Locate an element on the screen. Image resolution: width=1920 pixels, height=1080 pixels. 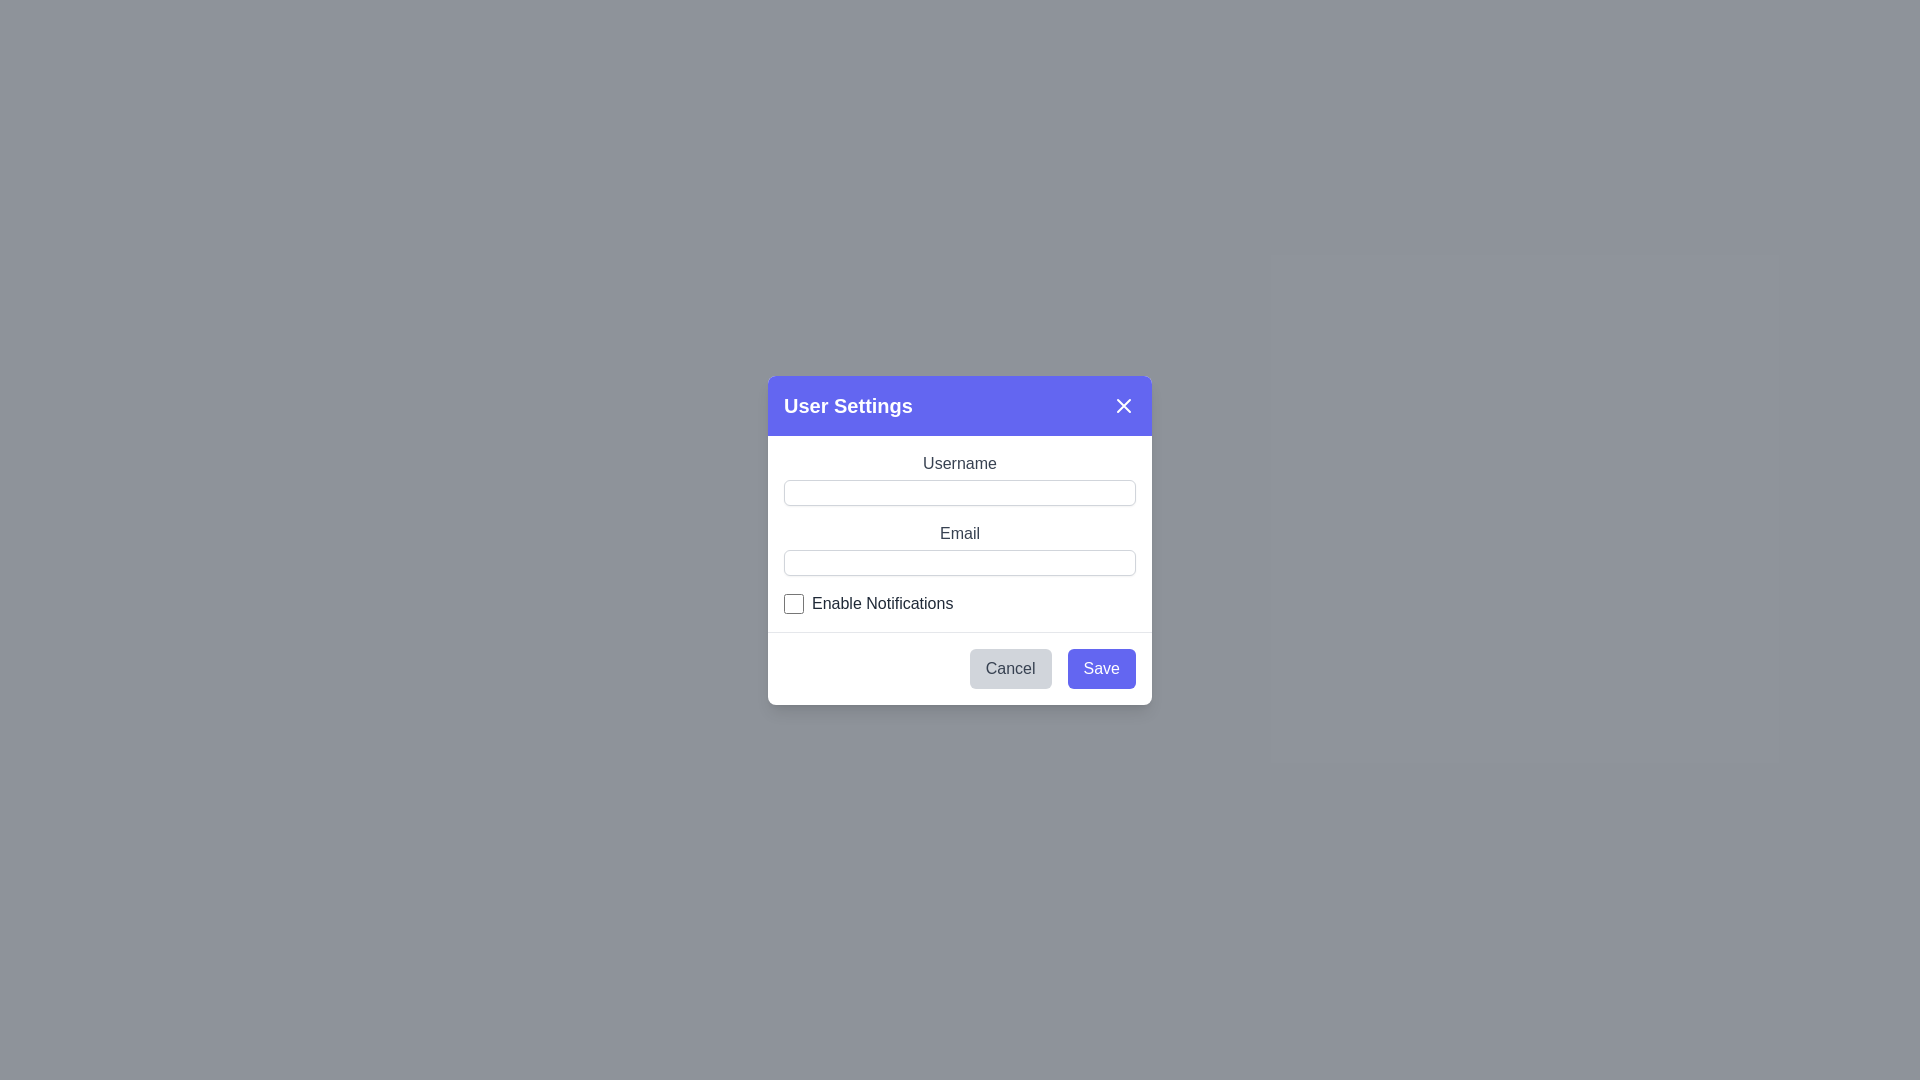
the 'Enable Notifications' label, which is positioned to the right of the adjacent checkbox within the modal is located at coordinates (881, 602).